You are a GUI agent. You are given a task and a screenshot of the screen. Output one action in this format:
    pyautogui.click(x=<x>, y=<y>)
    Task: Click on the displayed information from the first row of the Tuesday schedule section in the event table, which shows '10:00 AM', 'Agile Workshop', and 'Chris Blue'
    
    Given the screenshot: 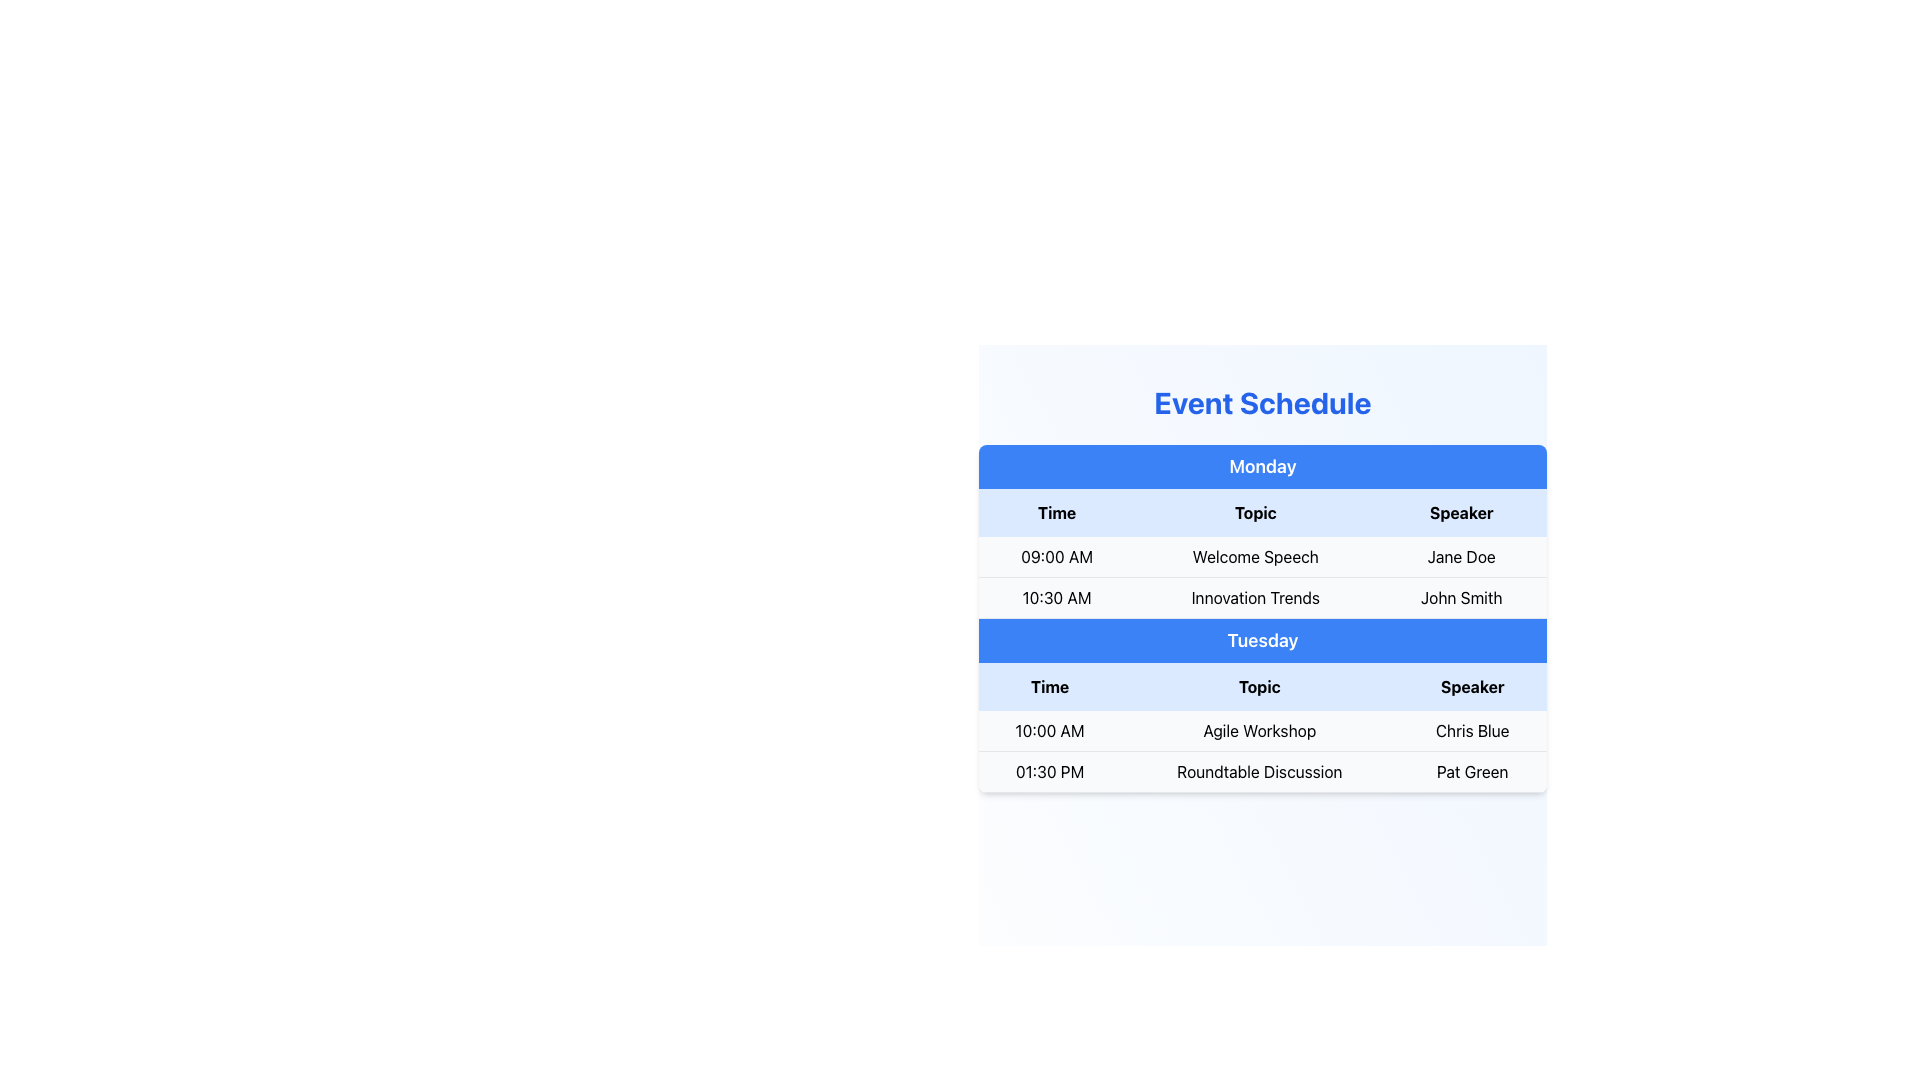 What is the action you would take?
    pyautogui.click(x=1261, y=731)
    